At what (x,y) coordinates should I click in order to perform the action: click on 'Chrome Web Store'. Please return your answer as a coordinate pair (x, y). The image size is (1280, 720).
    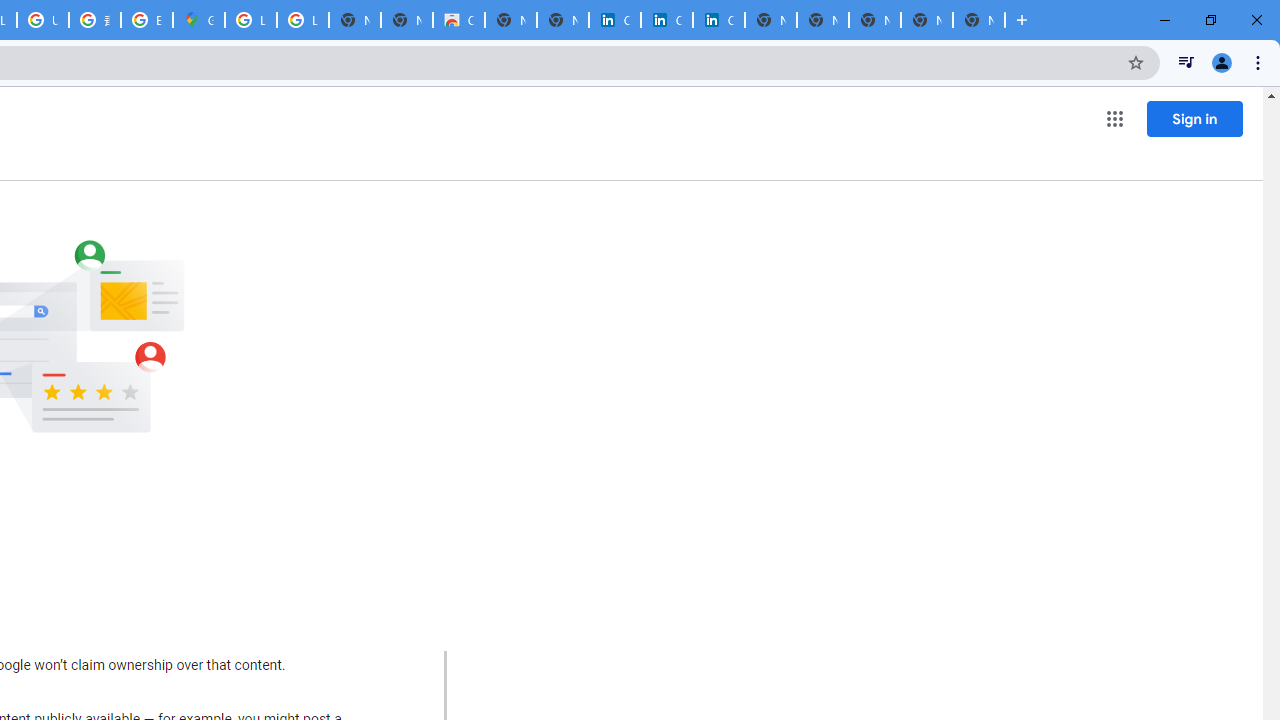
    Looking at the image, I should click on (457, 20).